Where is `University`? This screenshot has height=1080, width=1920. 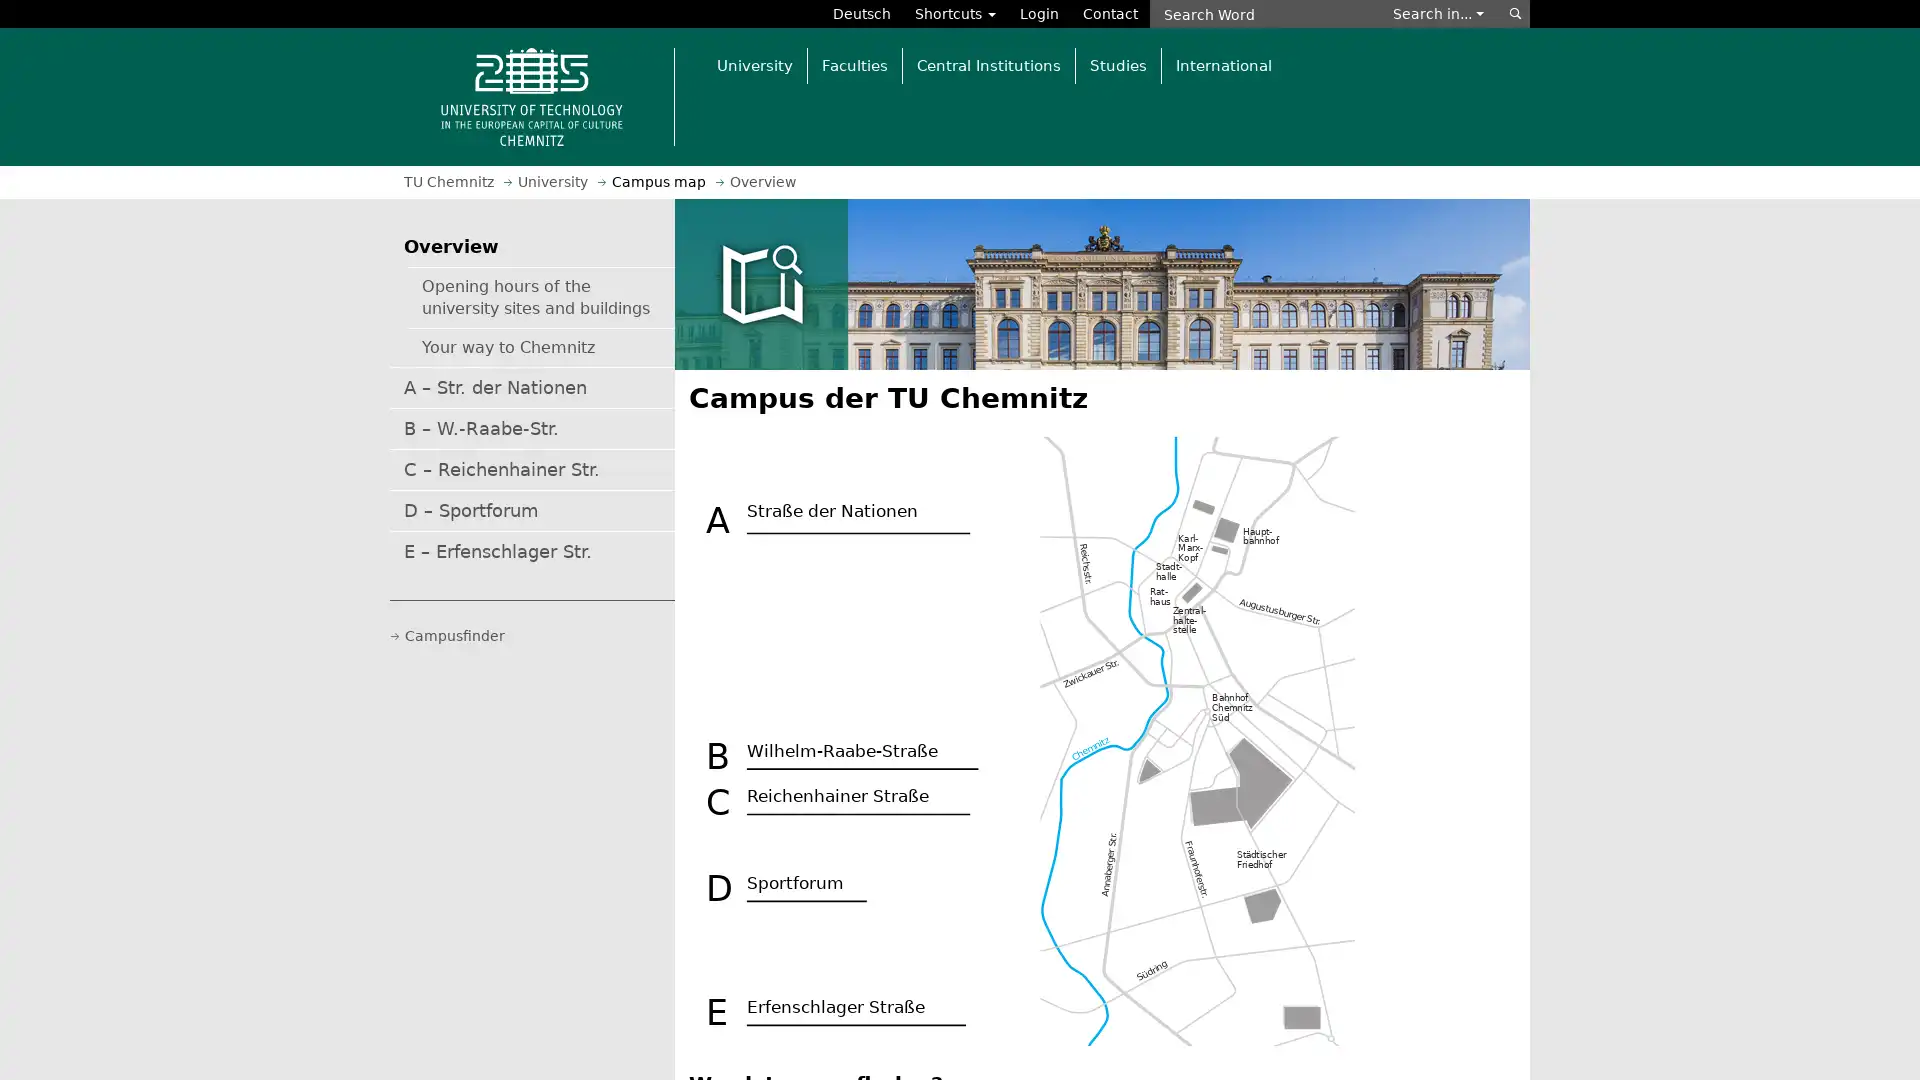
University is located at coordinates (753, 64).